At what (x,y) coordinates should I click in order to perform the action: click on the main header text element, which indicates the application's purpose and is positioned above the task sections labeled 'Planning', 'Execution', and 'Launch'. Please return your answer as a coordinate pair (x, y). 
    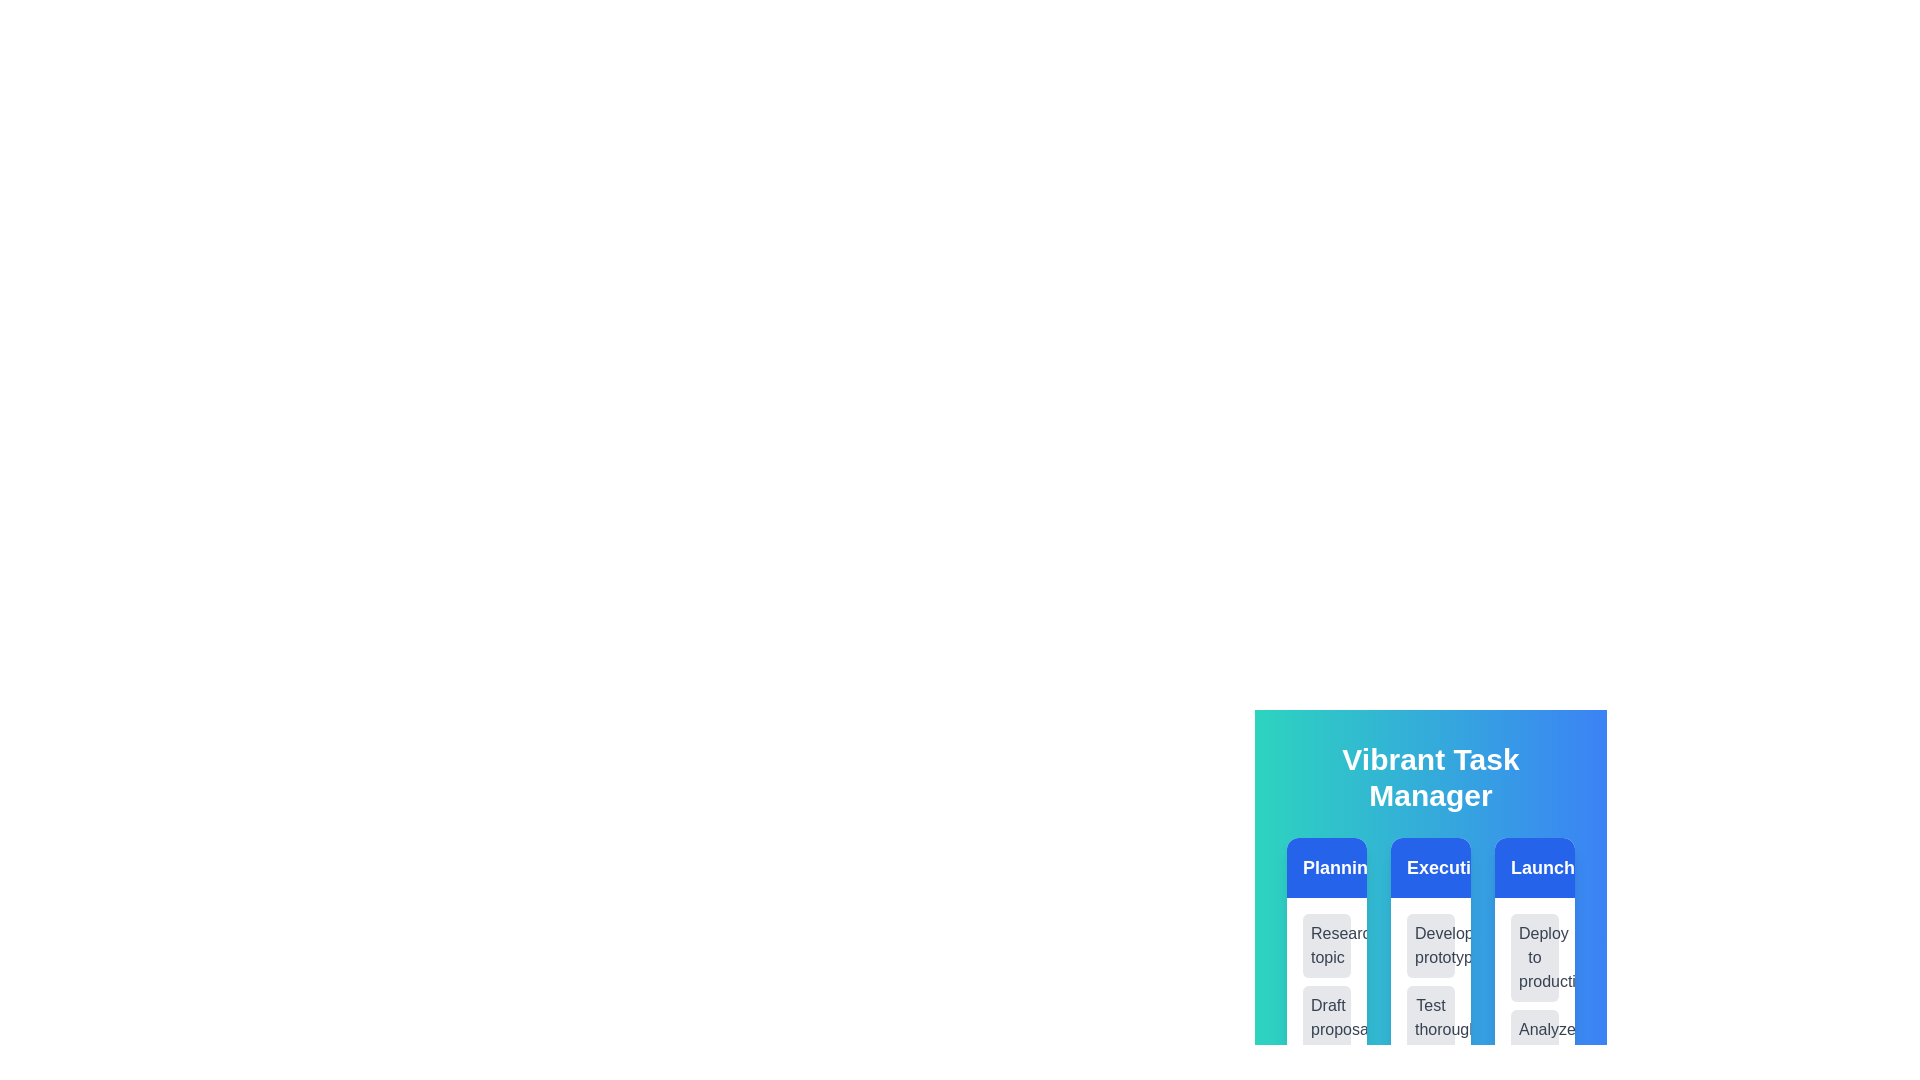
    Looking at the image, I should click on (1429, 777).